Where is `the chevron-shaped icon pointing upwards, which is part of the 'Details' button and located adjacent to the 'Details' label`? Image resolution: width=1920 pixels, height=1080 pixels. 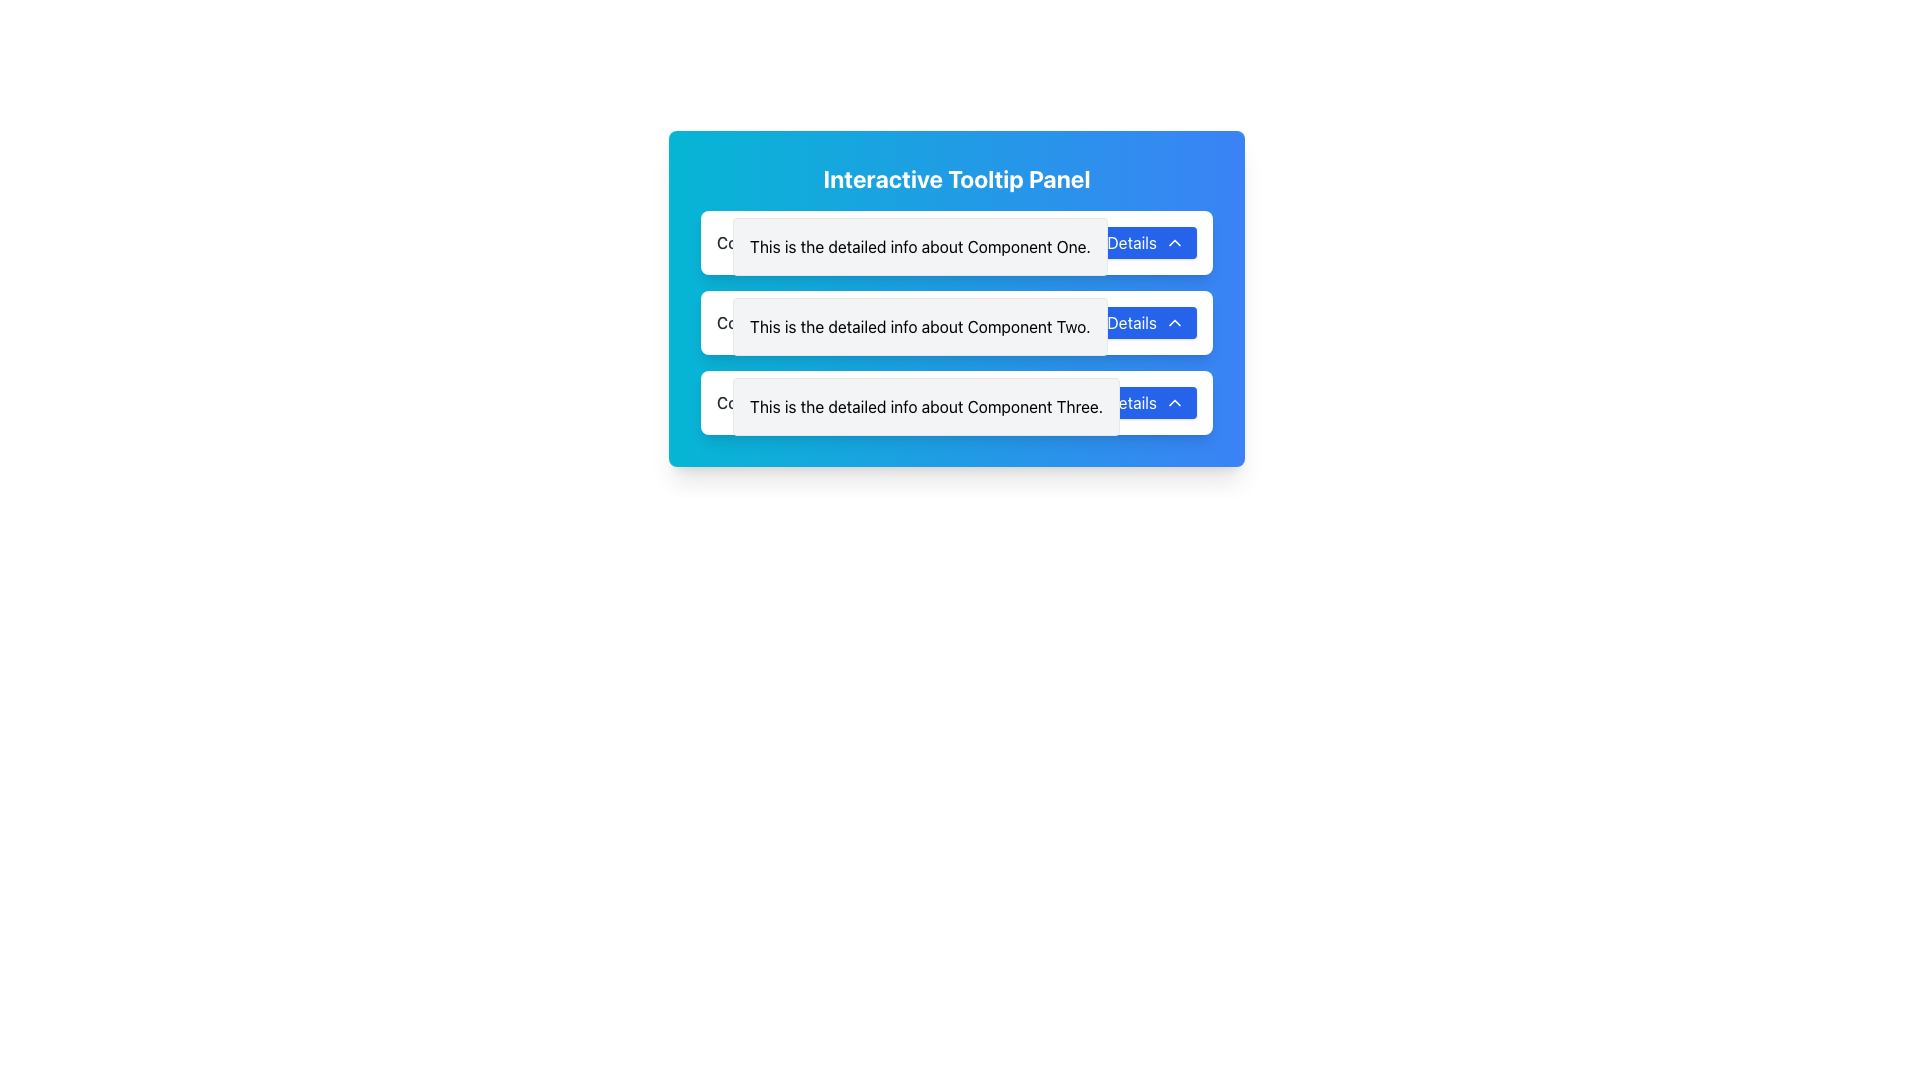
the chevron-shaped icon pointing upwards, which is part of the 'Details' button and located adjacent to the 'Details' label is located at coordinates (1175, 242).